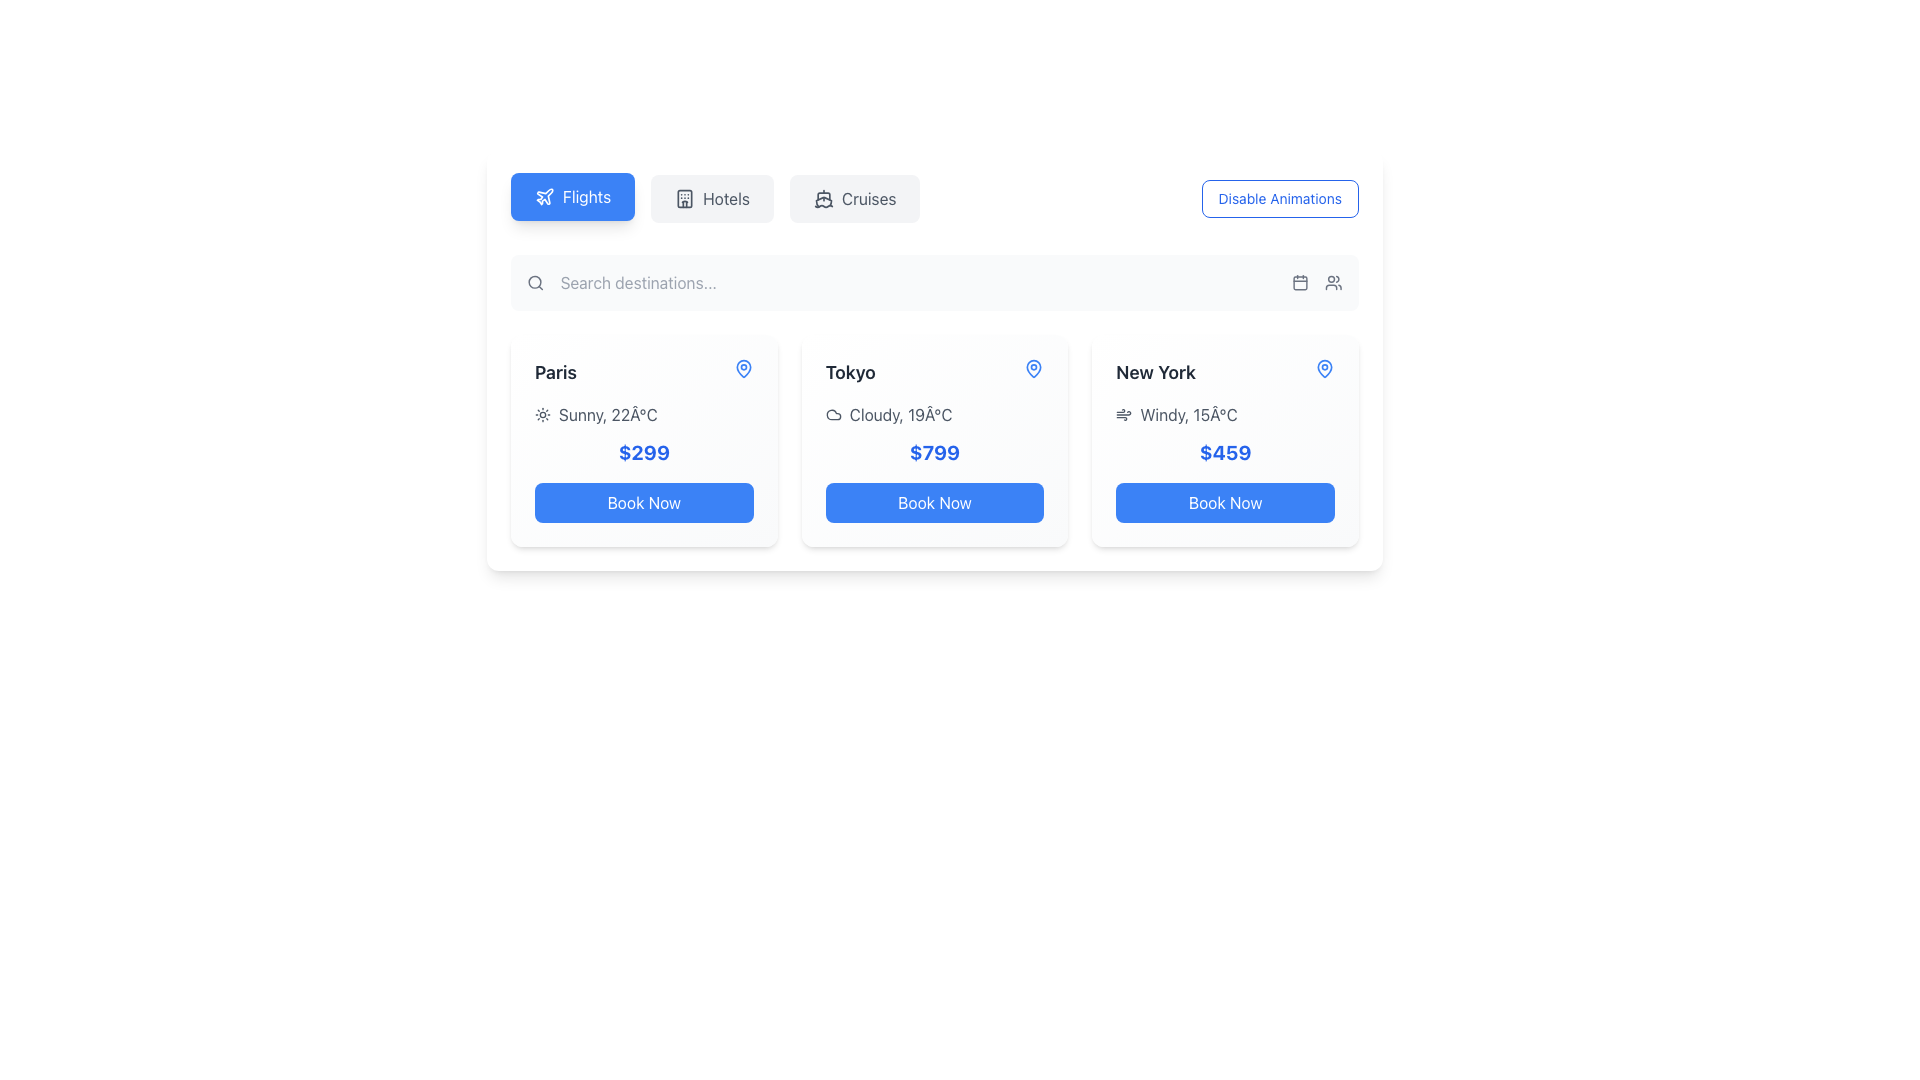 This screenshot has height=1080, width=1920. What do you see at coordinates (644, 501) in the screenshot?
I see `the 'Book Now' button with a blue background and white text at the bottom of the Paris information card` at bounding box center [644, 501].